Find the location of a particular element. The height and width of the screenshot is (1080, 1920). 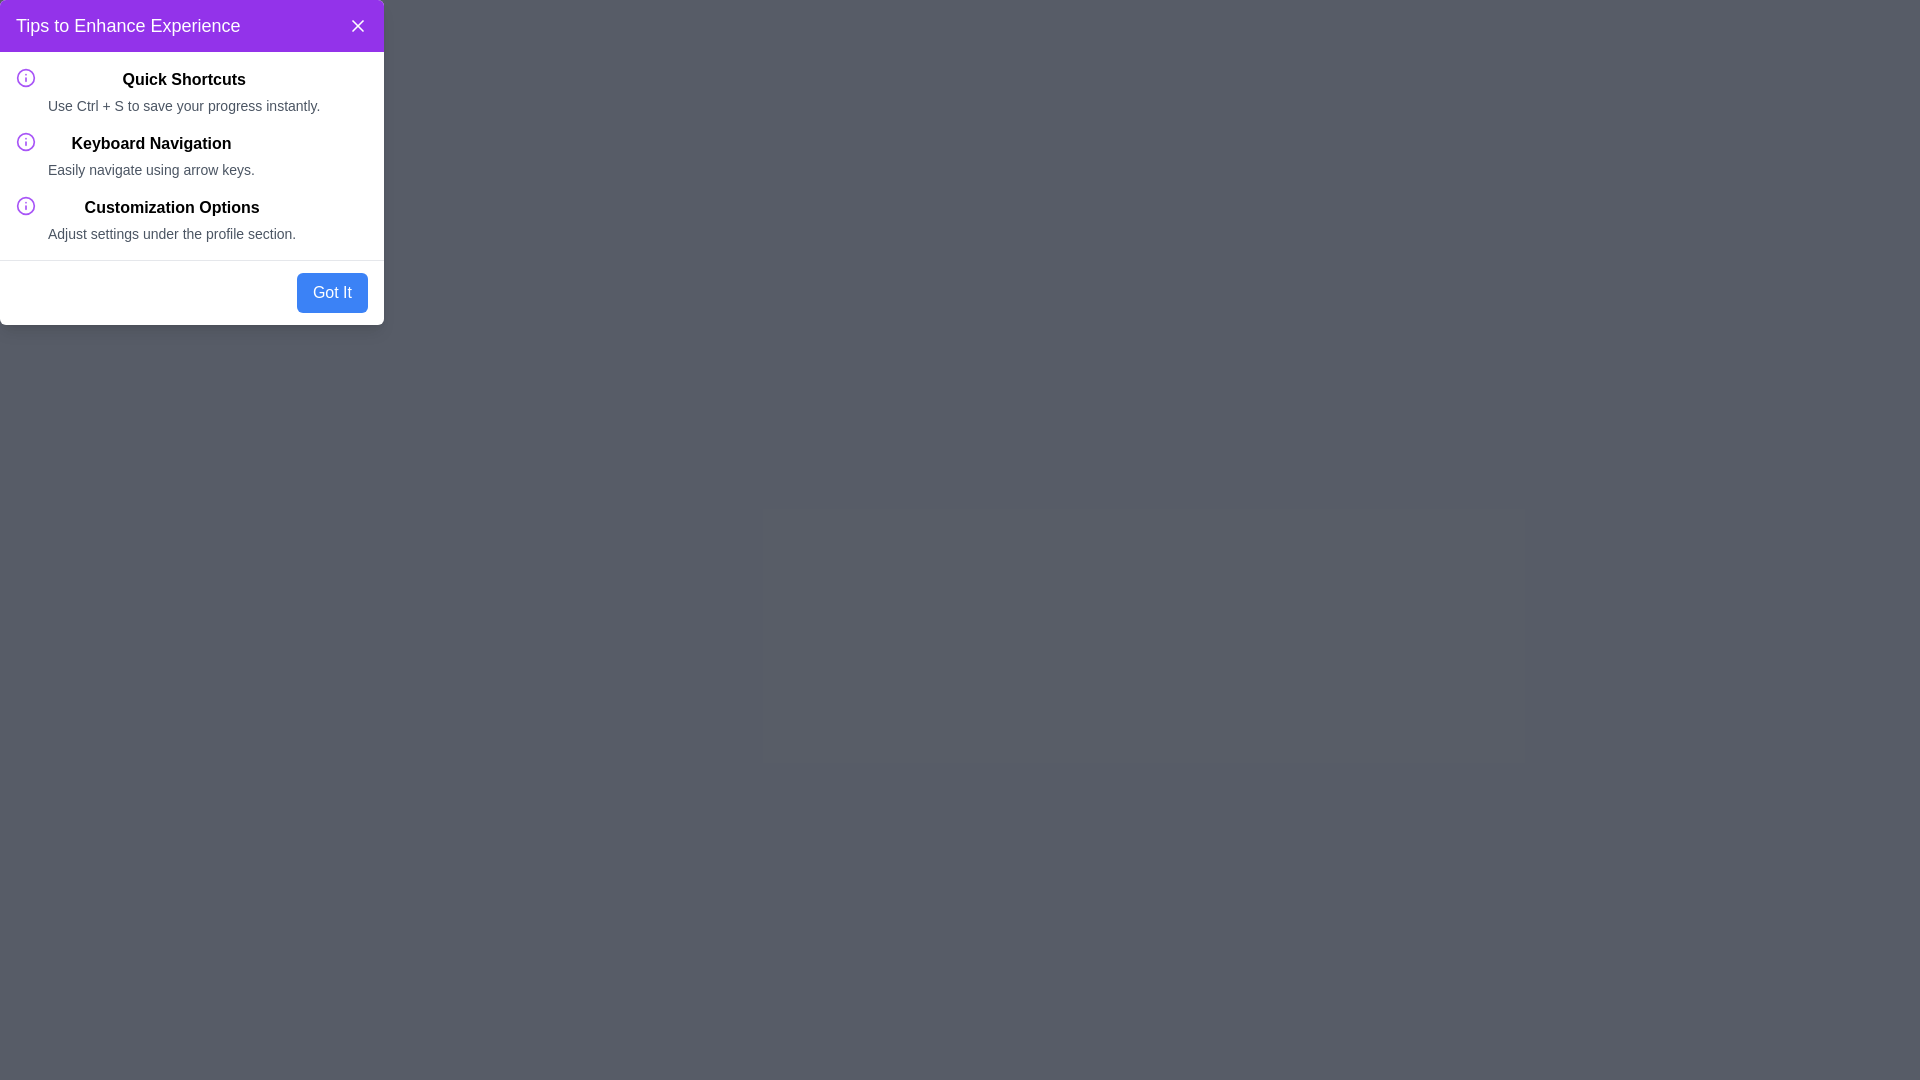

textual information block that presents tips for improving user experience, specifically about saving progress quickly using a shortcut key, located in the dialog box titled 'Tips to Enhance Experience' is located at coordinates (192, 92).